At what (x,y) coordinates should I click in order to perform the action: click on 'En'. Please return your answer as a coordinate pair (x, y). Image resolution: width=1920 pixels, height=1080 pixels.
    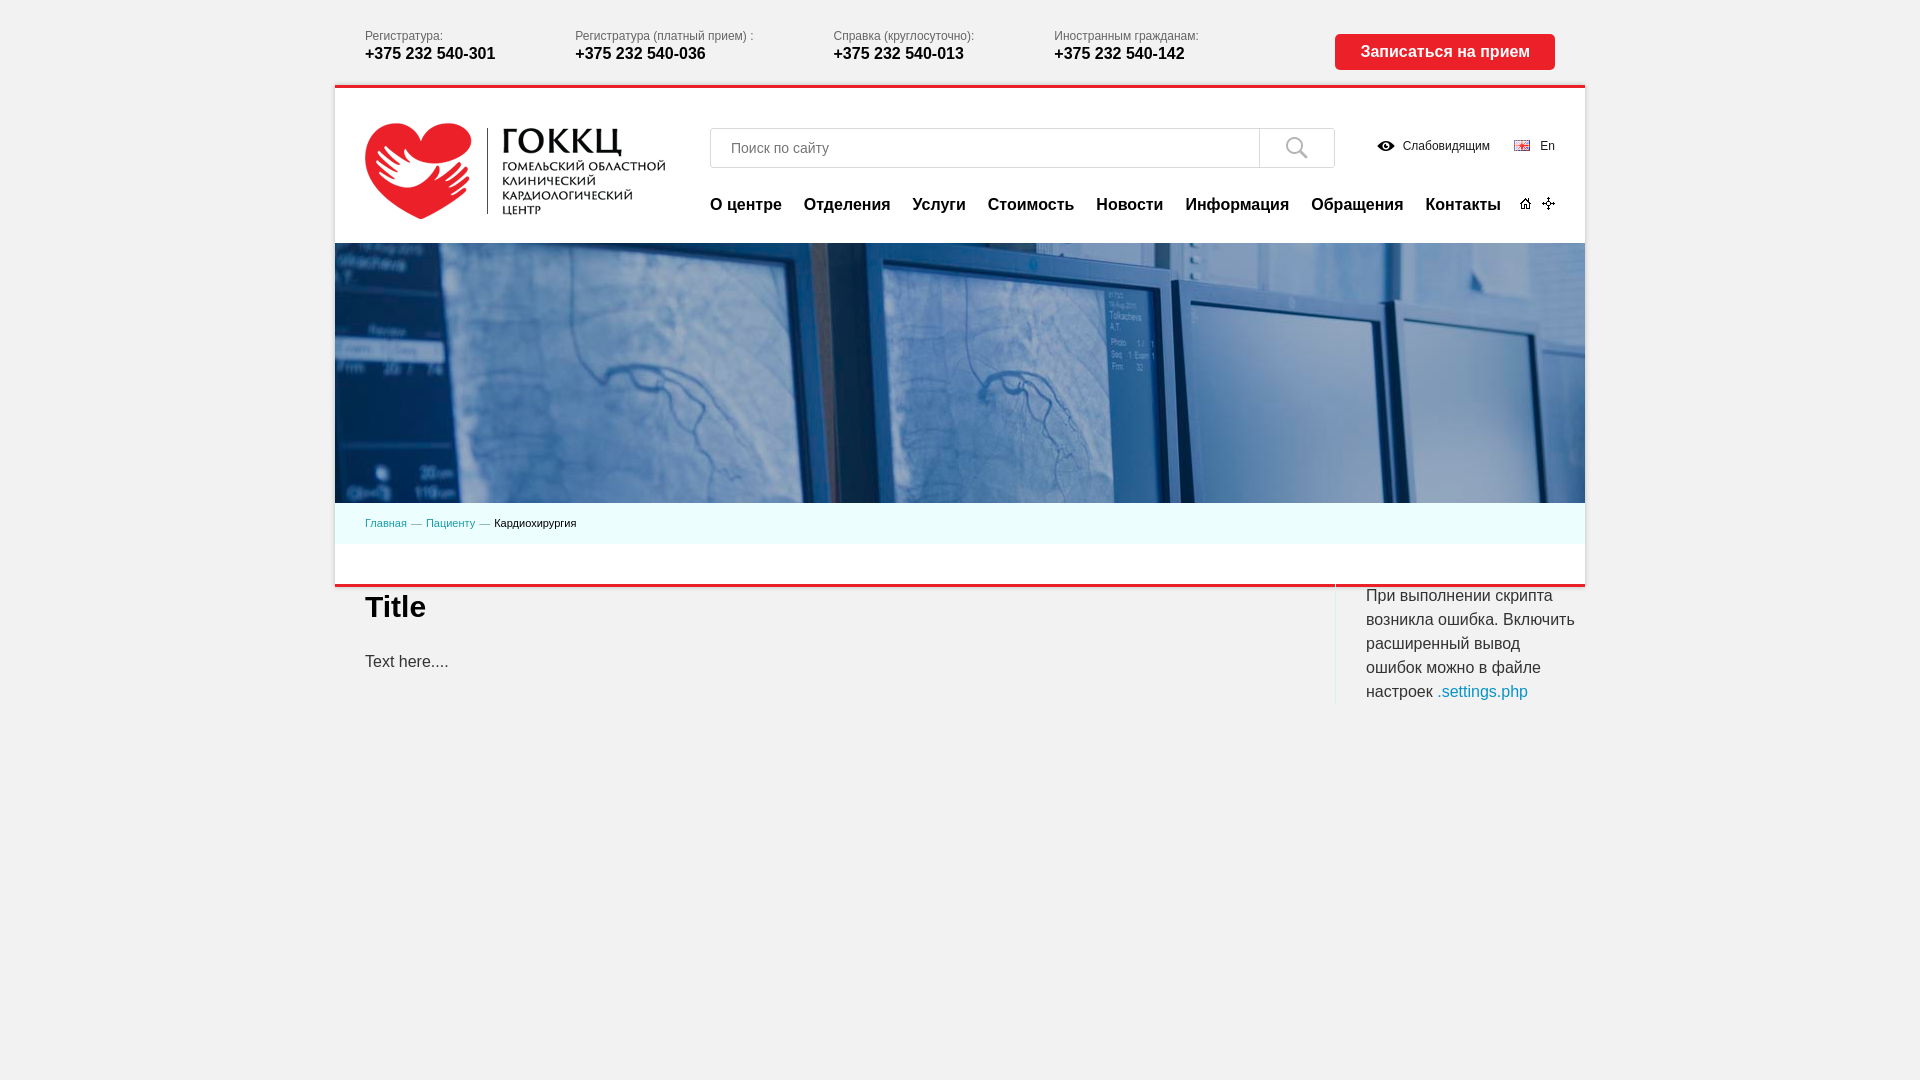
    Looking at the image, I should click on (1533, 145).